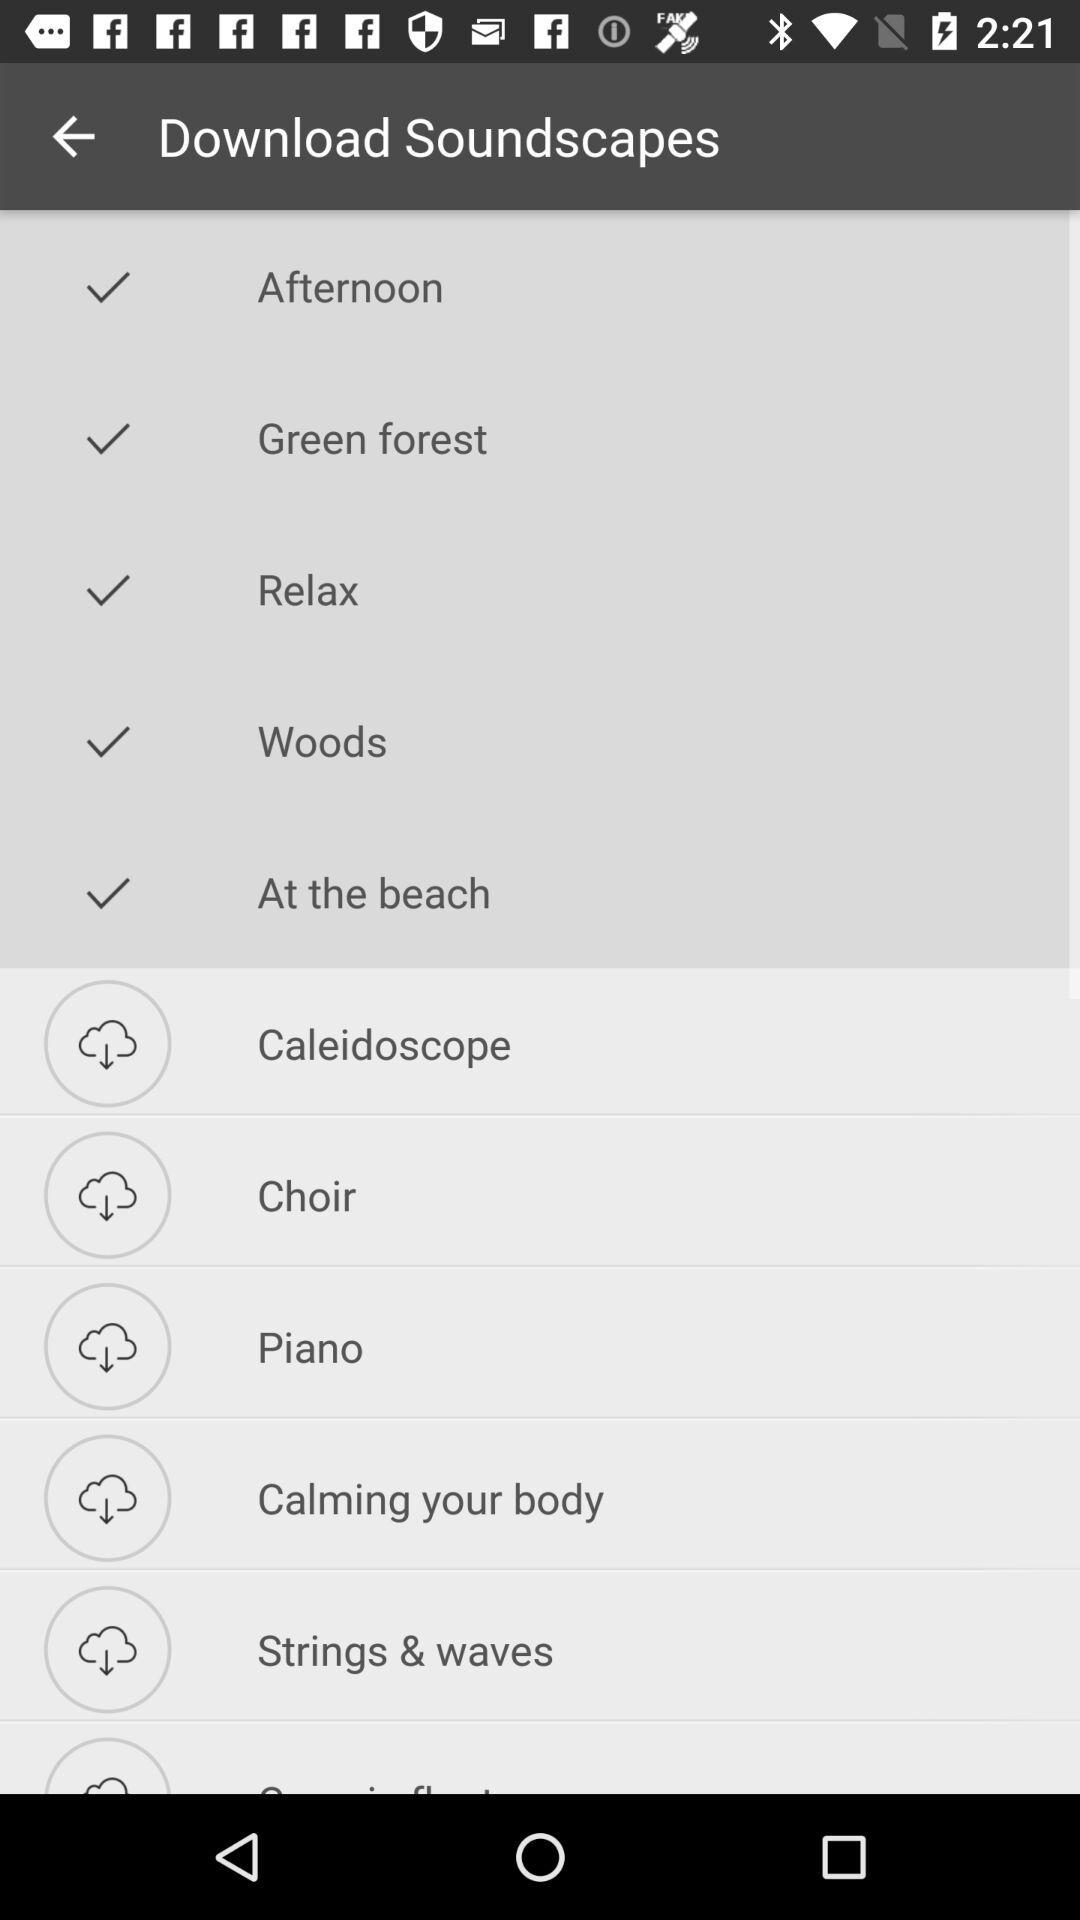  What do you see at coordinates (668, 891) in the screenshot?
I see `the icon below the woods item` at bounding box center [668, 891].